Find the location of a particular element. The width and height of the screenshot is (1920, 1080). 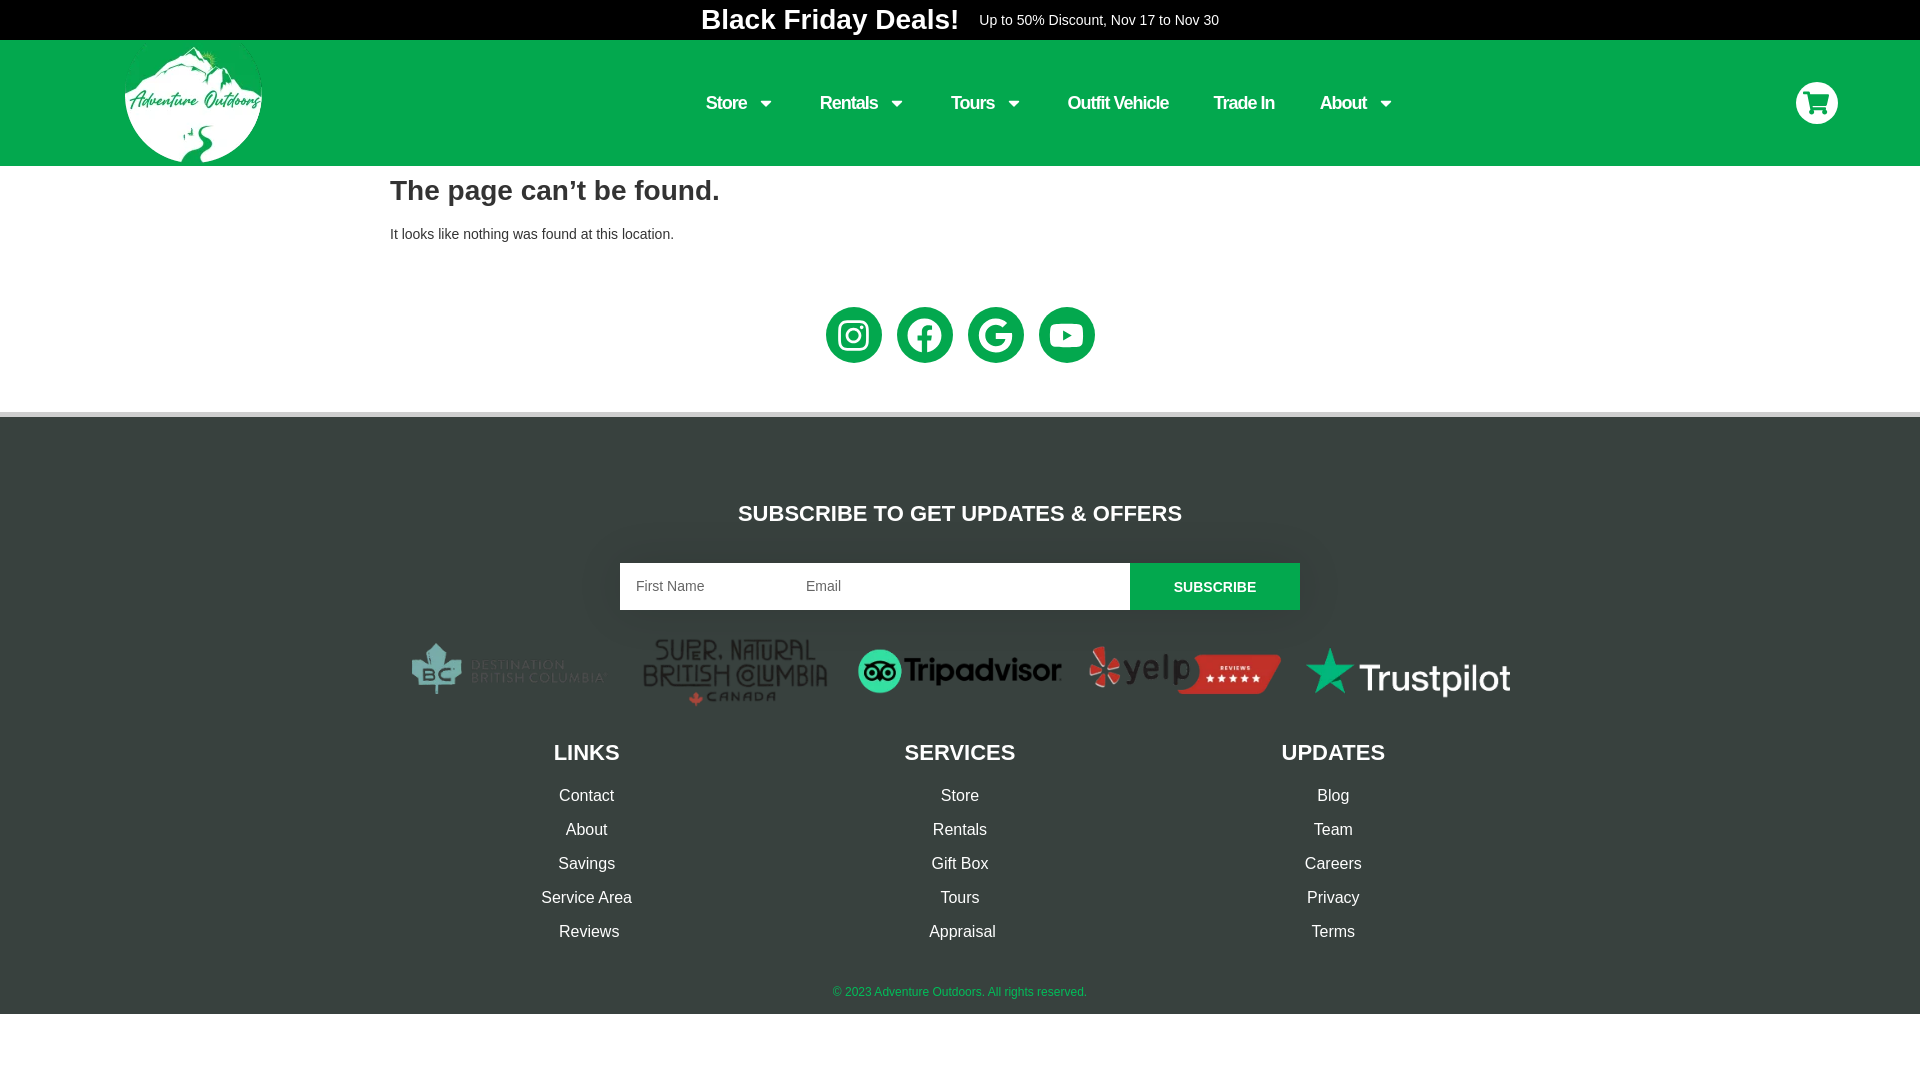

'Outfit Vehicle' is located at coordinates (1117, 103).